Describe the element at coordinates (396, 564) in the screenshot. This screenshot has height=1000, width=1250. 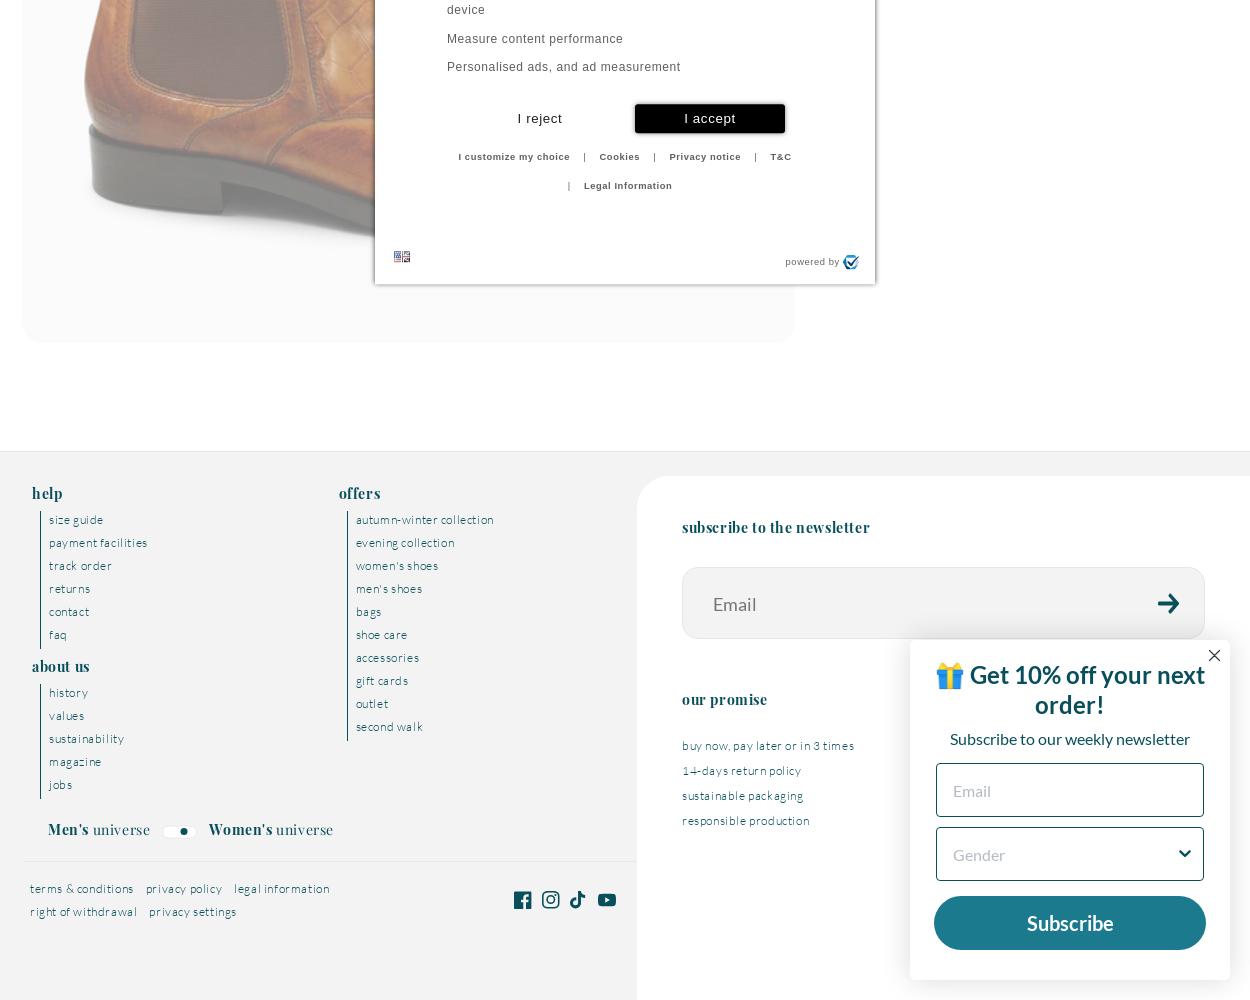
I see `'Women's shoes'` at that location.